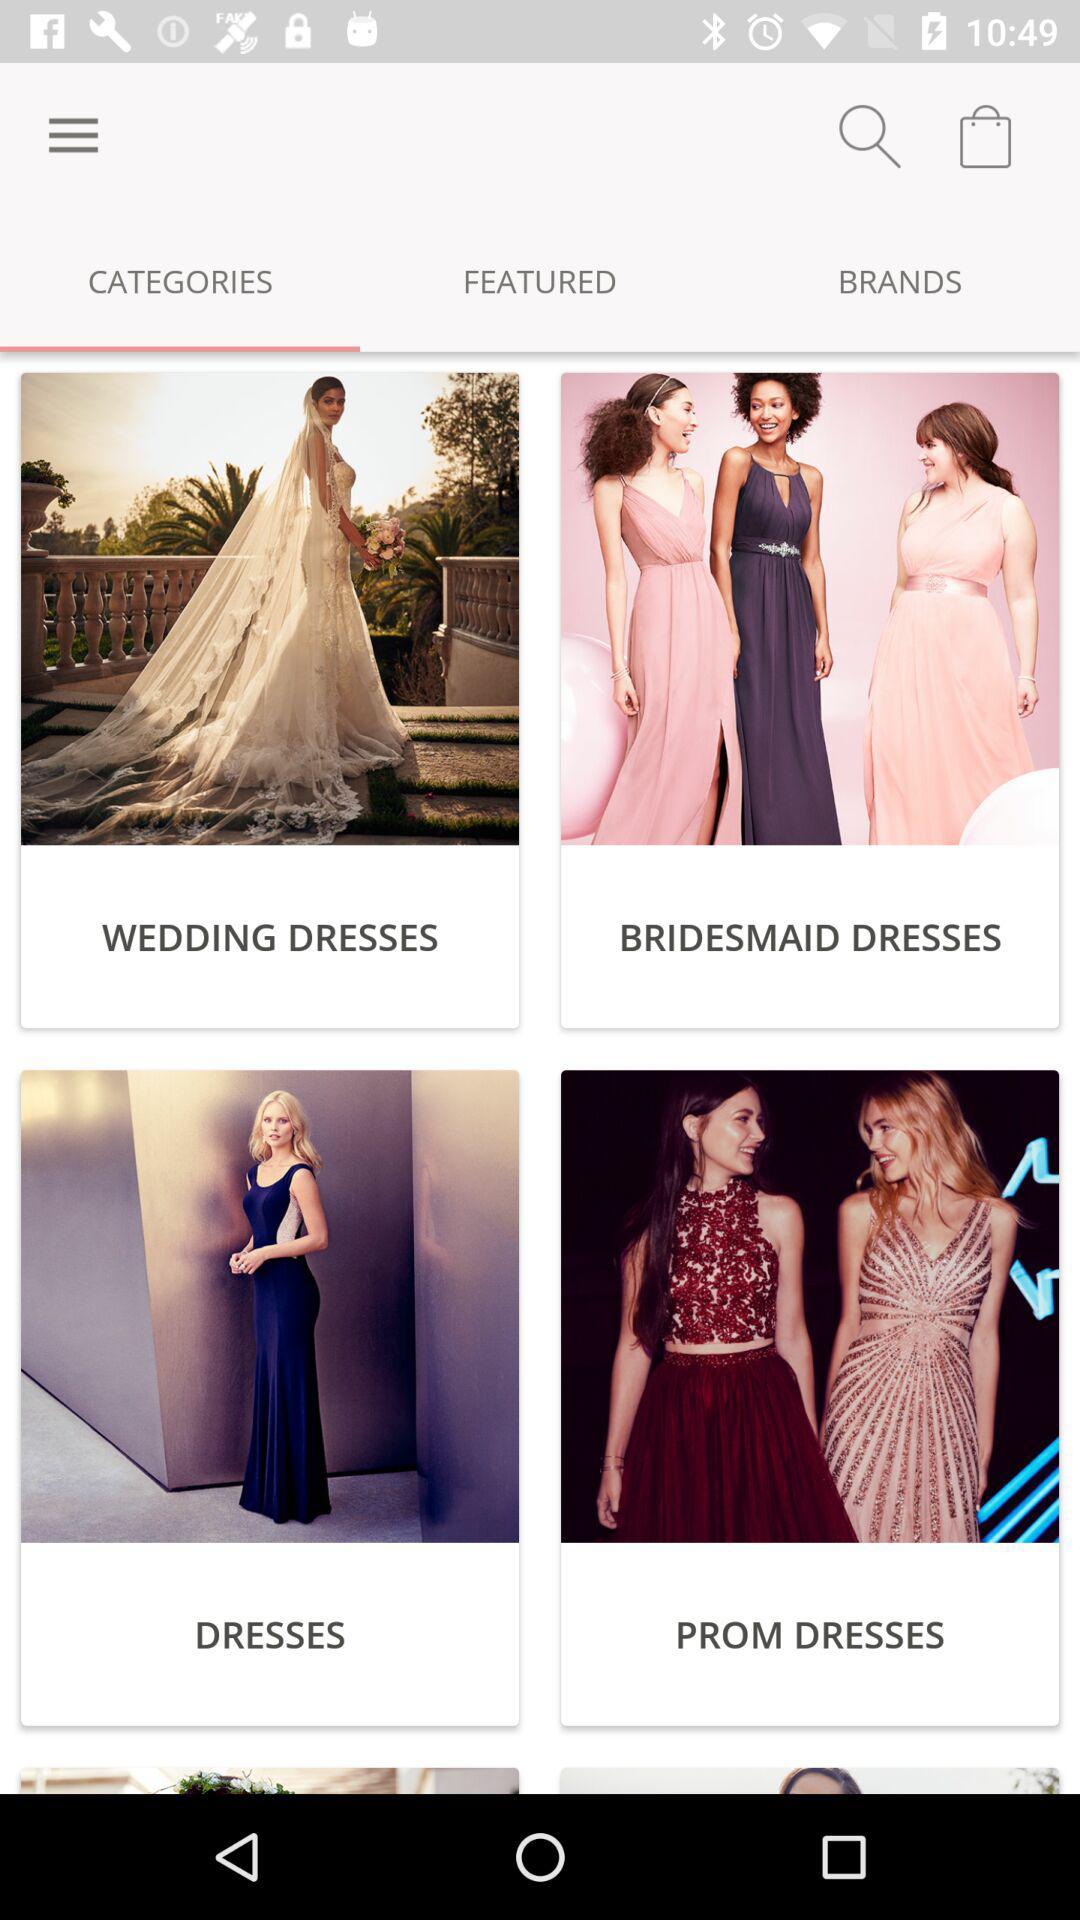 The width and height of the screenshot is (1080, 1920). What do you see at coordinates (72, 135) in the screenshot?
I see `item above the categories` at bounding box center [72, 135].